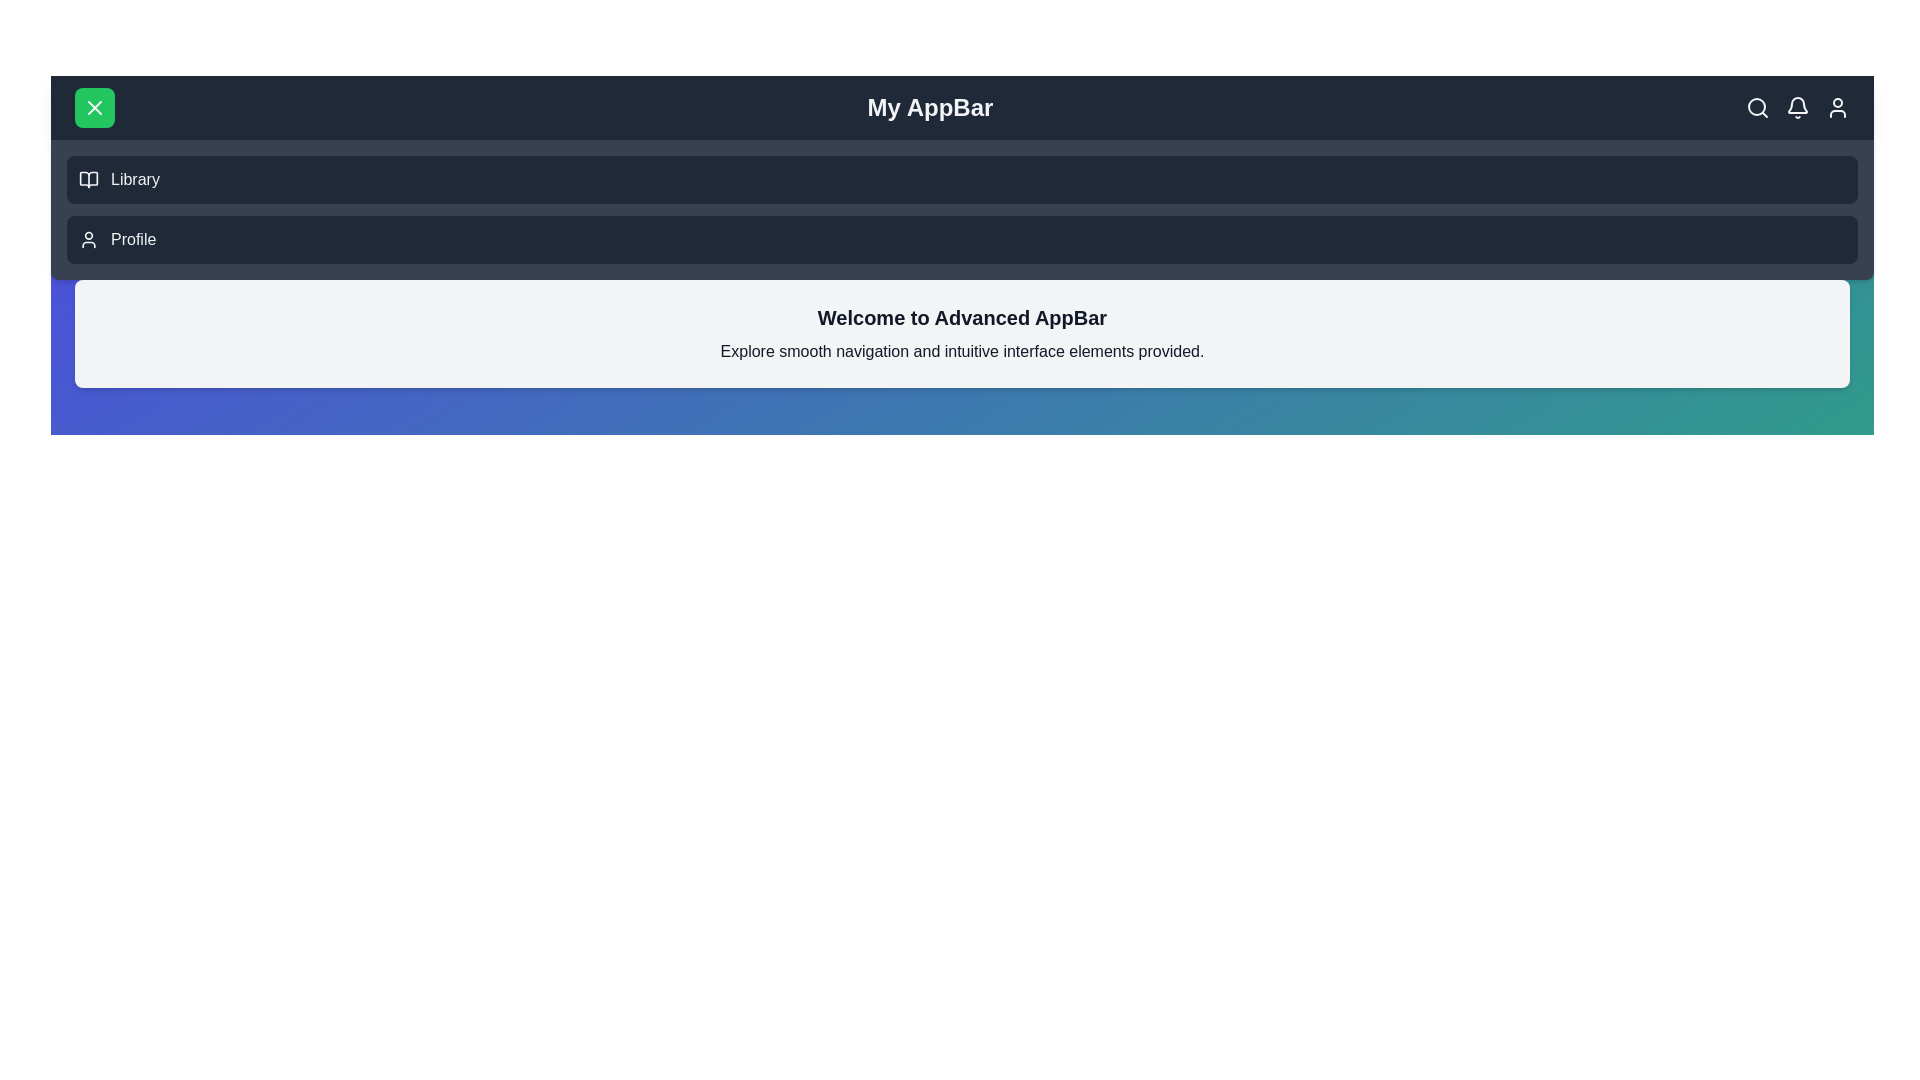 The width and height of the screenshot is (1920, 1080). I want to click on the AppBar title labeled 'My AppBar', so click(929, 108).